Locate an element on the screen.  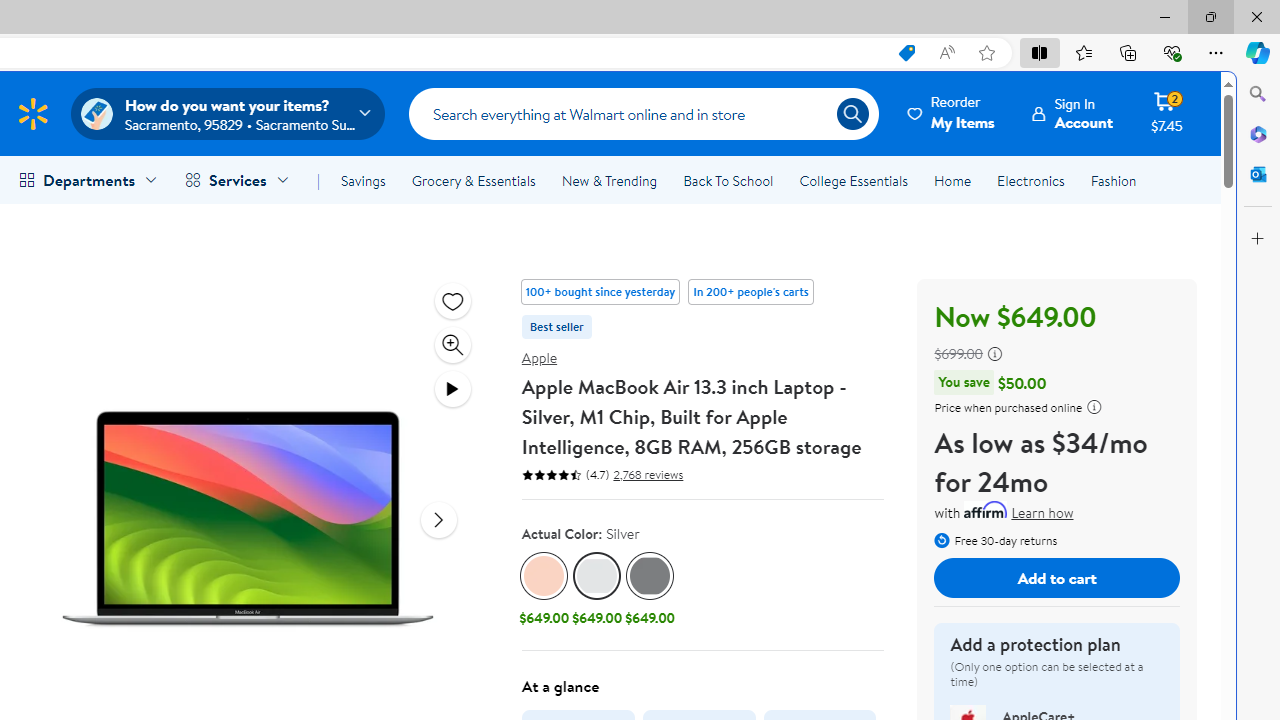
'Silver' is located at coordinates (596, 576).